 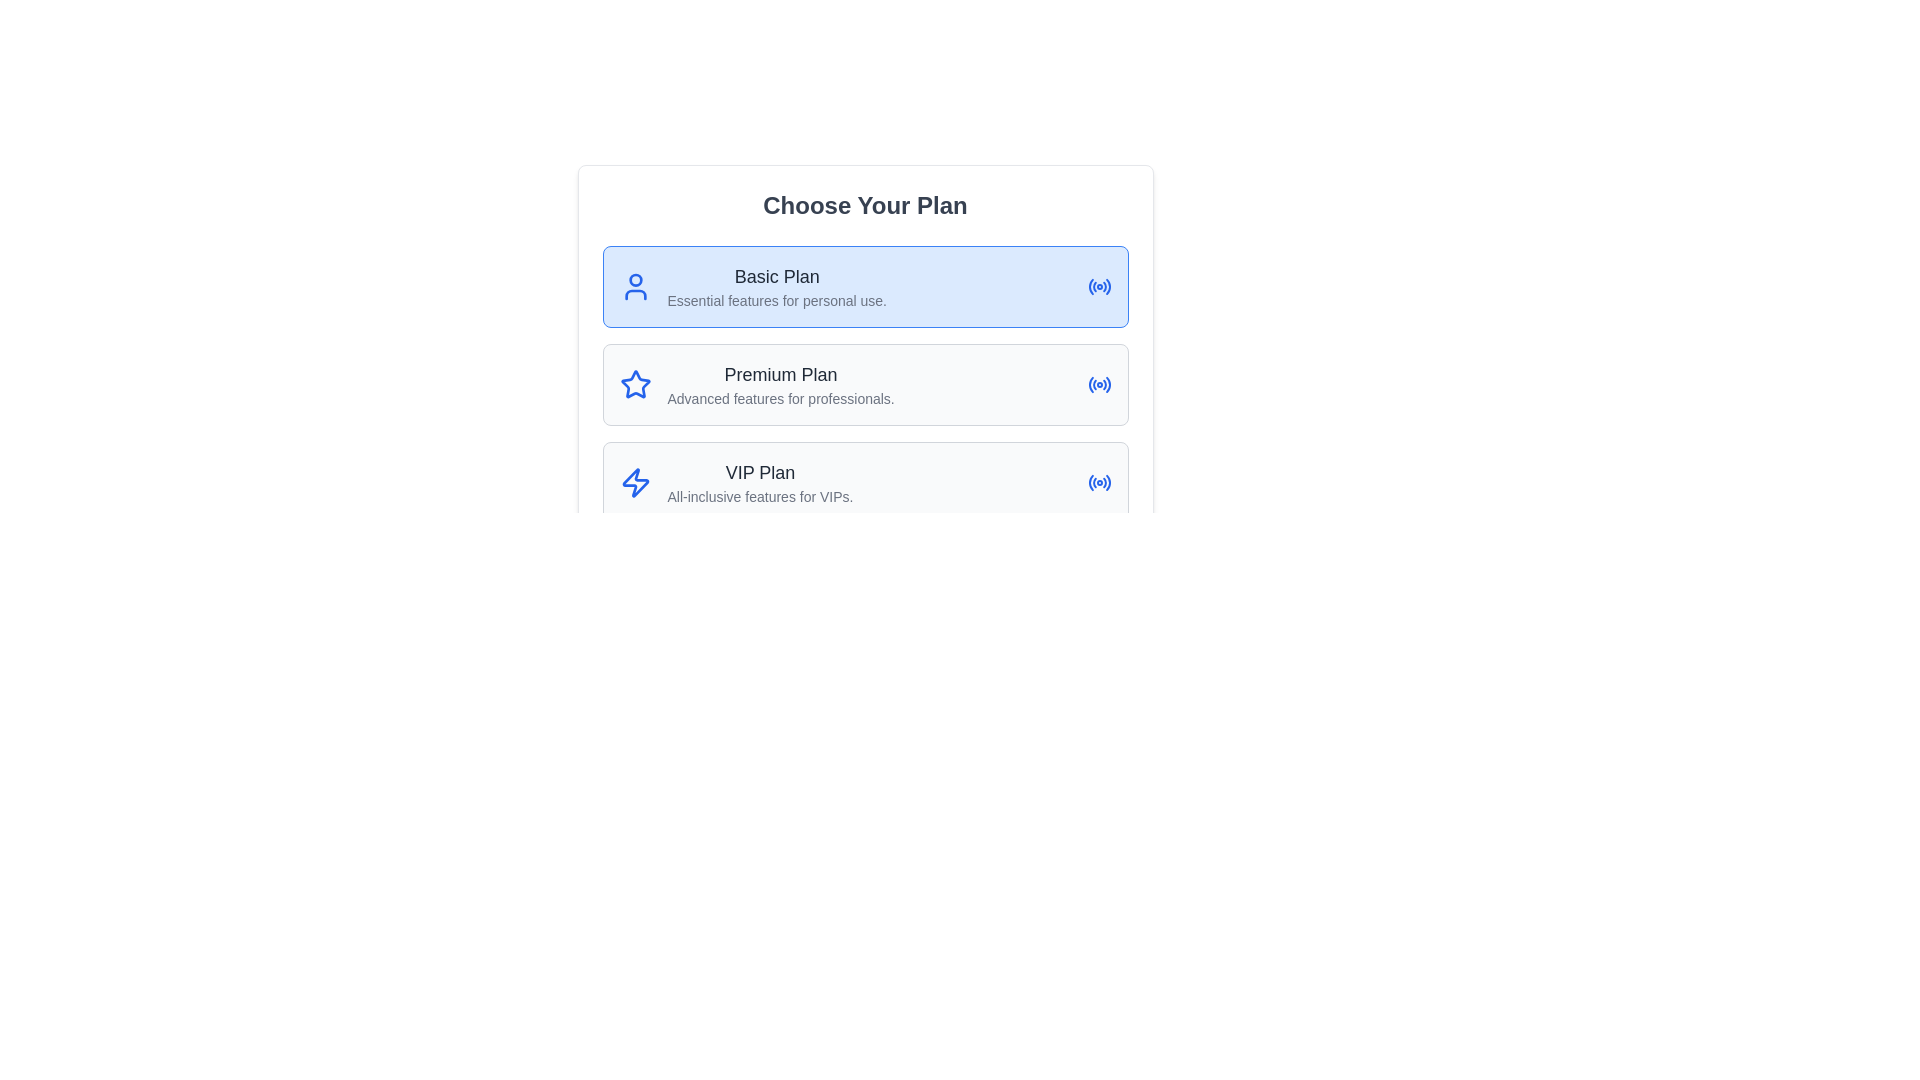 What do you see at coordinates (634, 482) in the screenshot?
I see `the blue lightning bolt icon located at the start of the VIP Plan option row, which features a sharp zigzag pattern` at bounding box center [634, 482].